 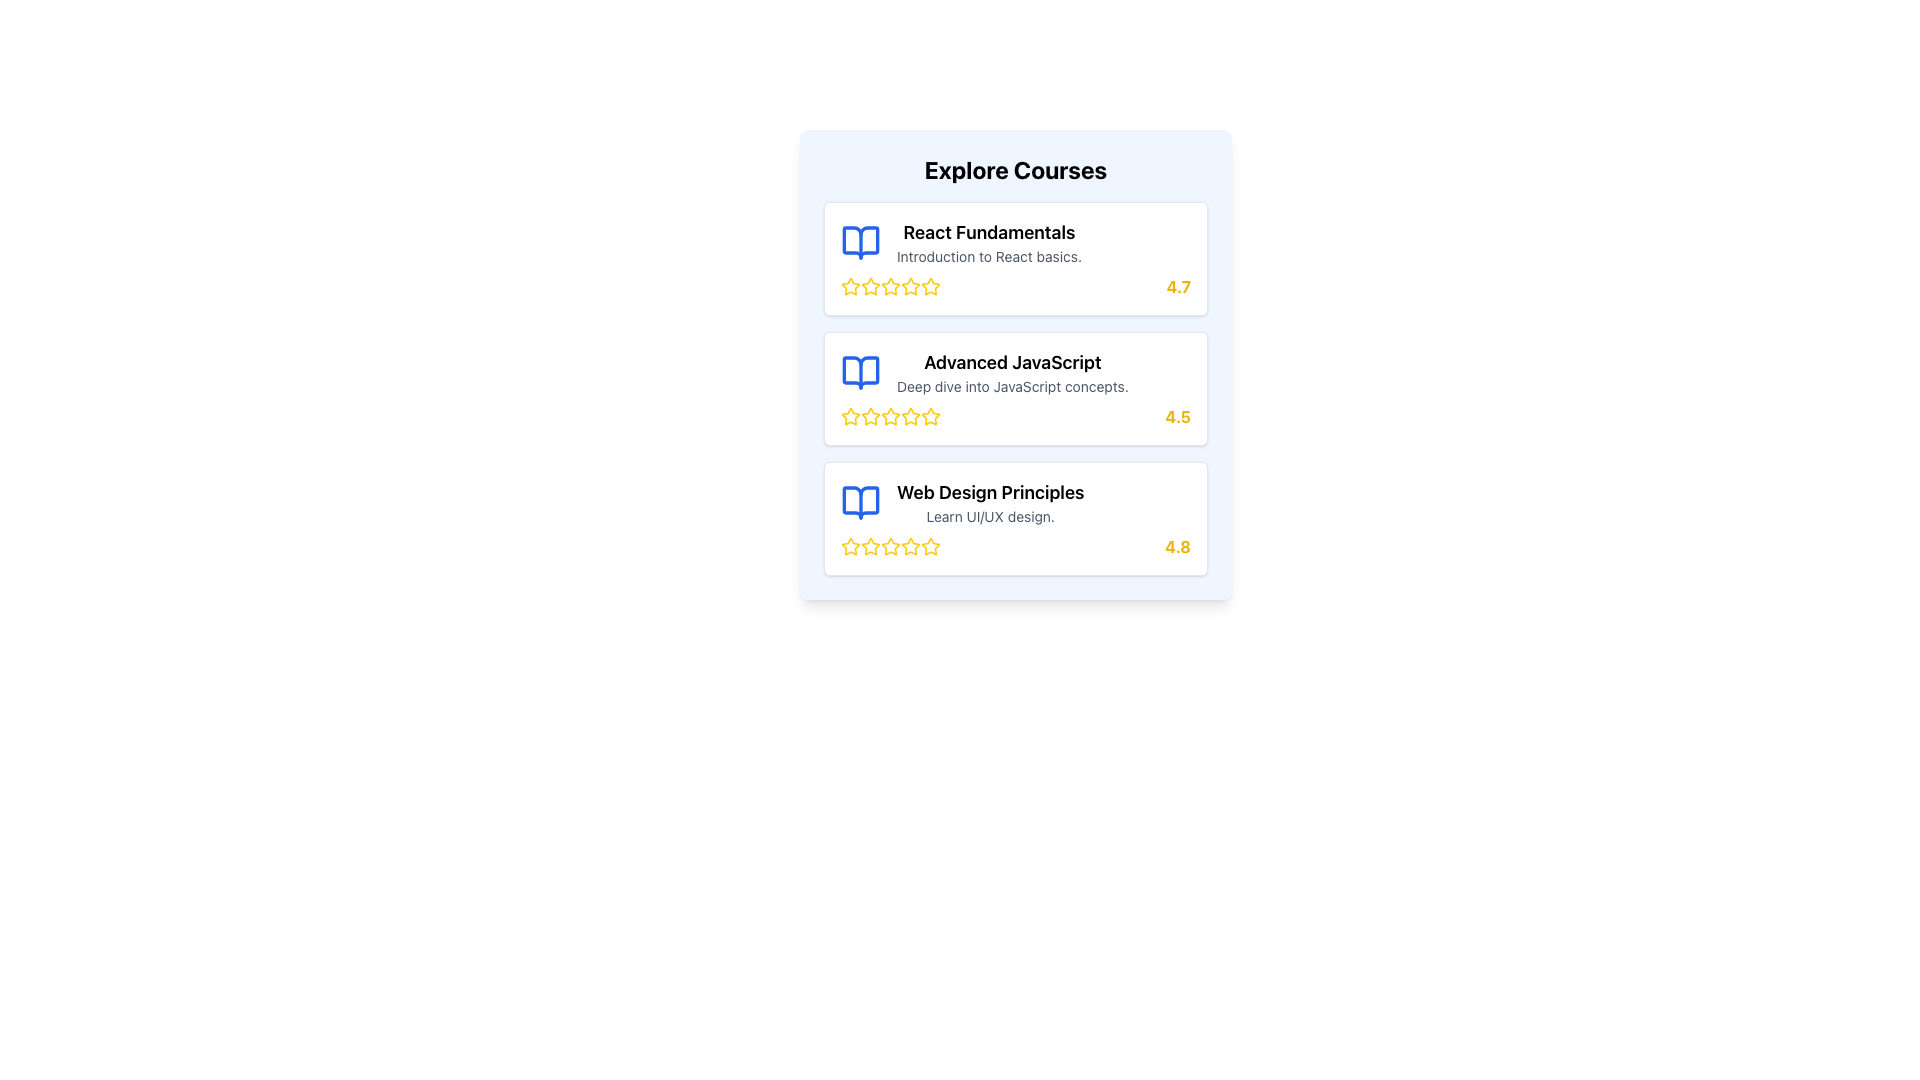 What do you see at coordinates (1016, 501) in the screenshot?
I see `the element containing the text 'Web Design Principles' and the accompanying blue open book icon` at bounding box center [1016, 501].